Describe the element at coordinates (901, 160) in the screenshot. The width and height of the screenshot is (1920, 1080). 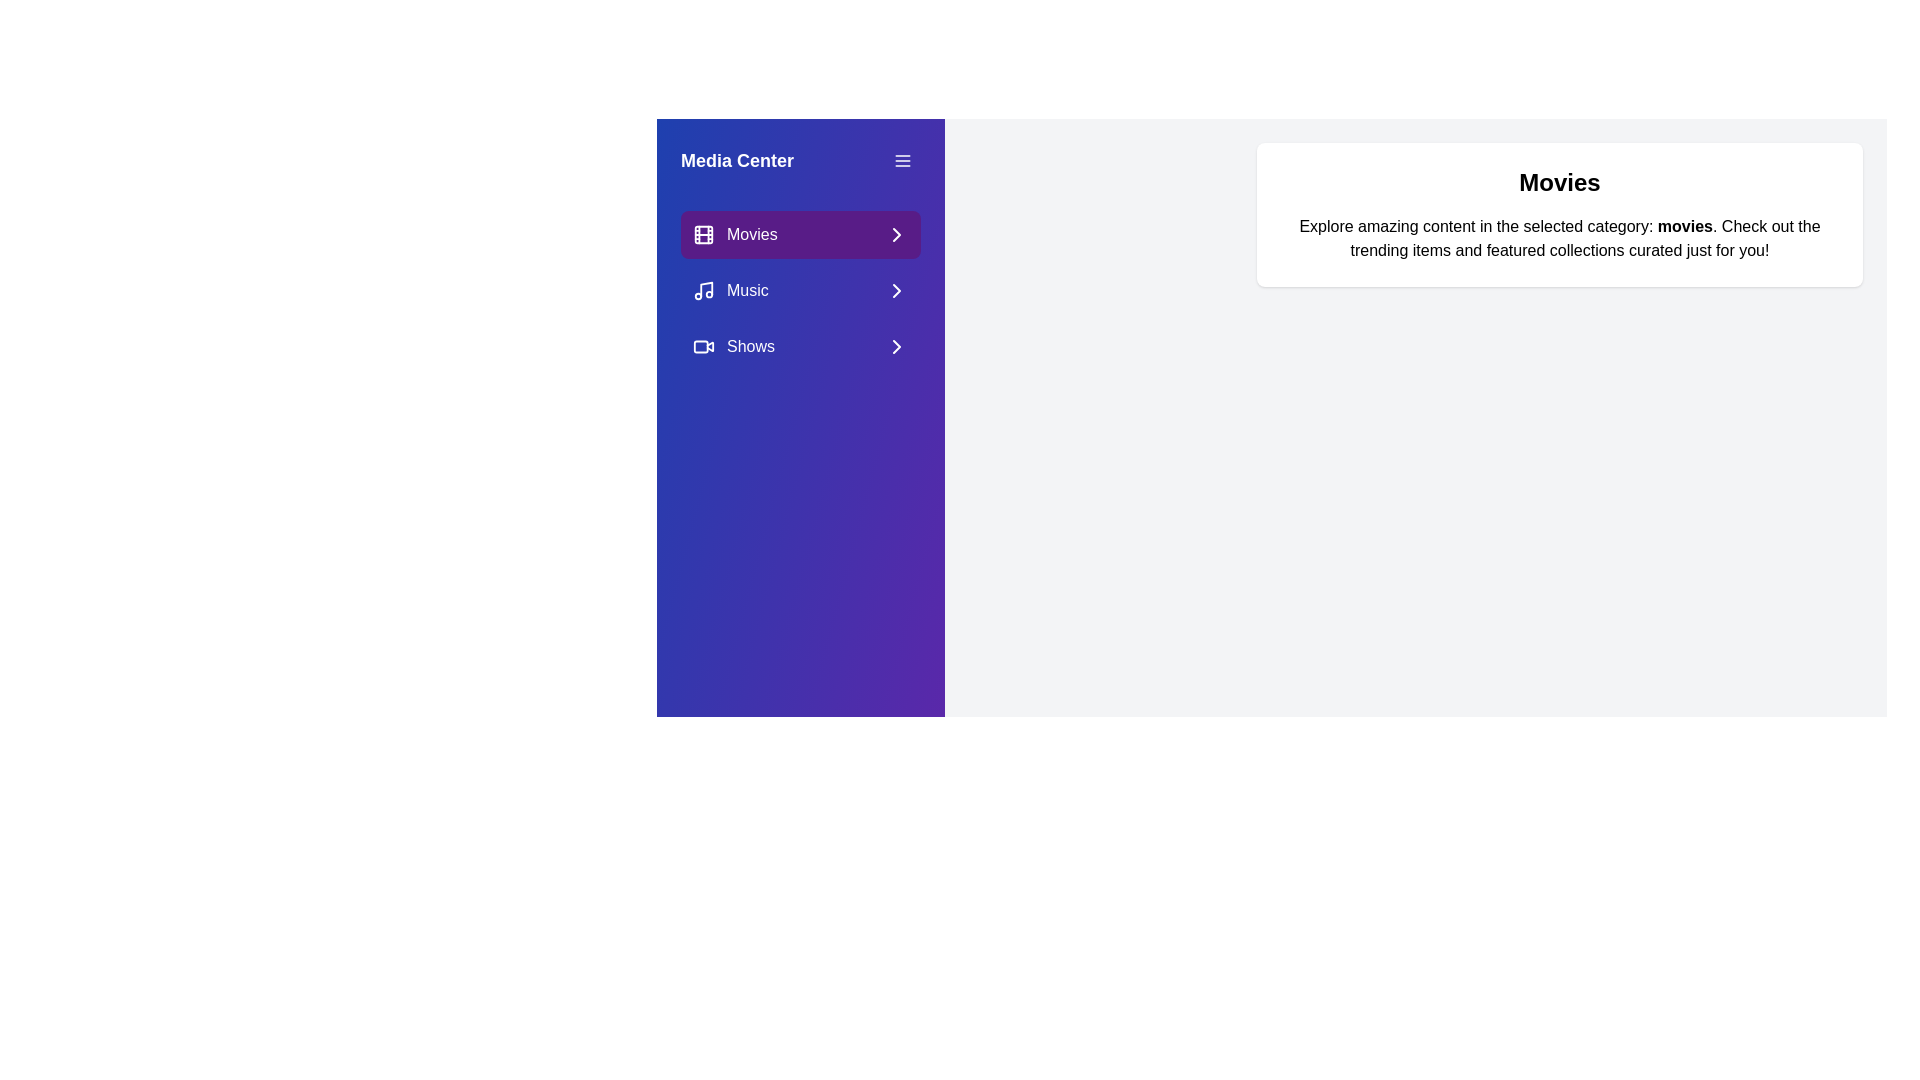
I see `the rounded button located at the top-right corner of the blue sidebar labeled 'Media Center'` at that location.